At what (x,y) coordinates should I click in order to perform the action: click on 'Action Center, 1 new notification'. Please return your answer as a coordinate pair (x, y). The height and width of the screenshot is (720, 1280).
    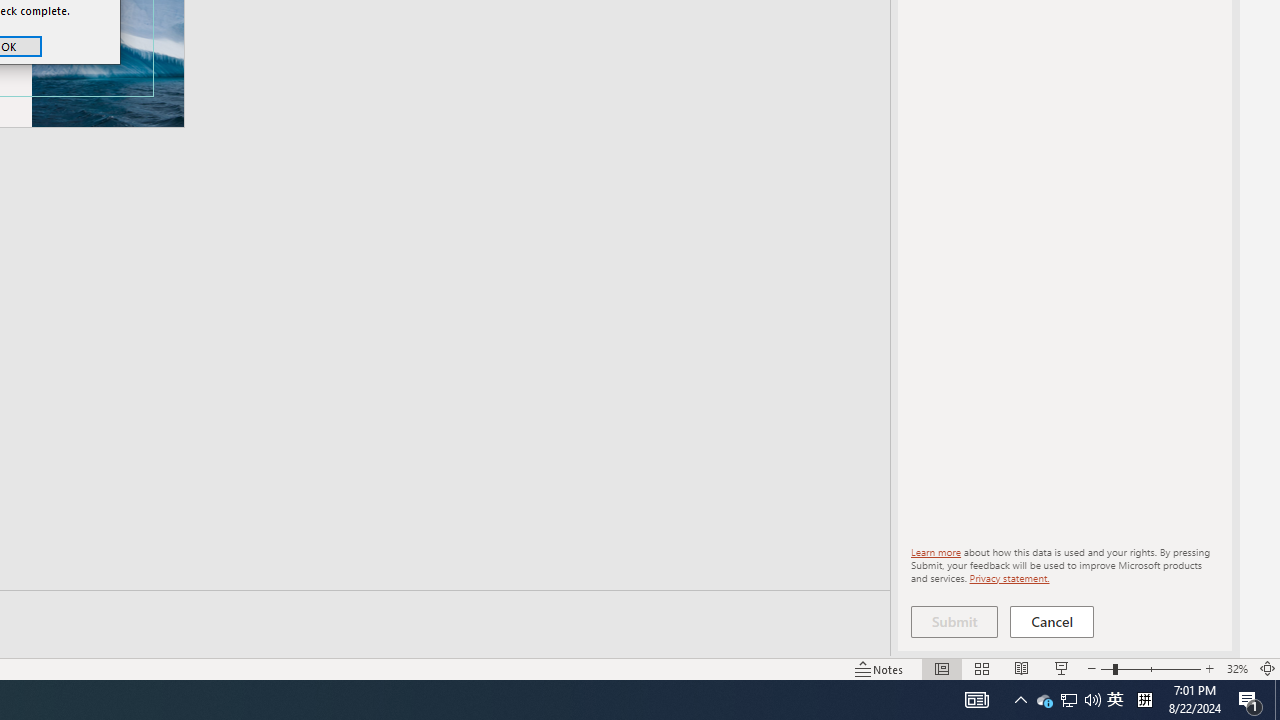
    Looking at the image, I should click on (1250, 698).